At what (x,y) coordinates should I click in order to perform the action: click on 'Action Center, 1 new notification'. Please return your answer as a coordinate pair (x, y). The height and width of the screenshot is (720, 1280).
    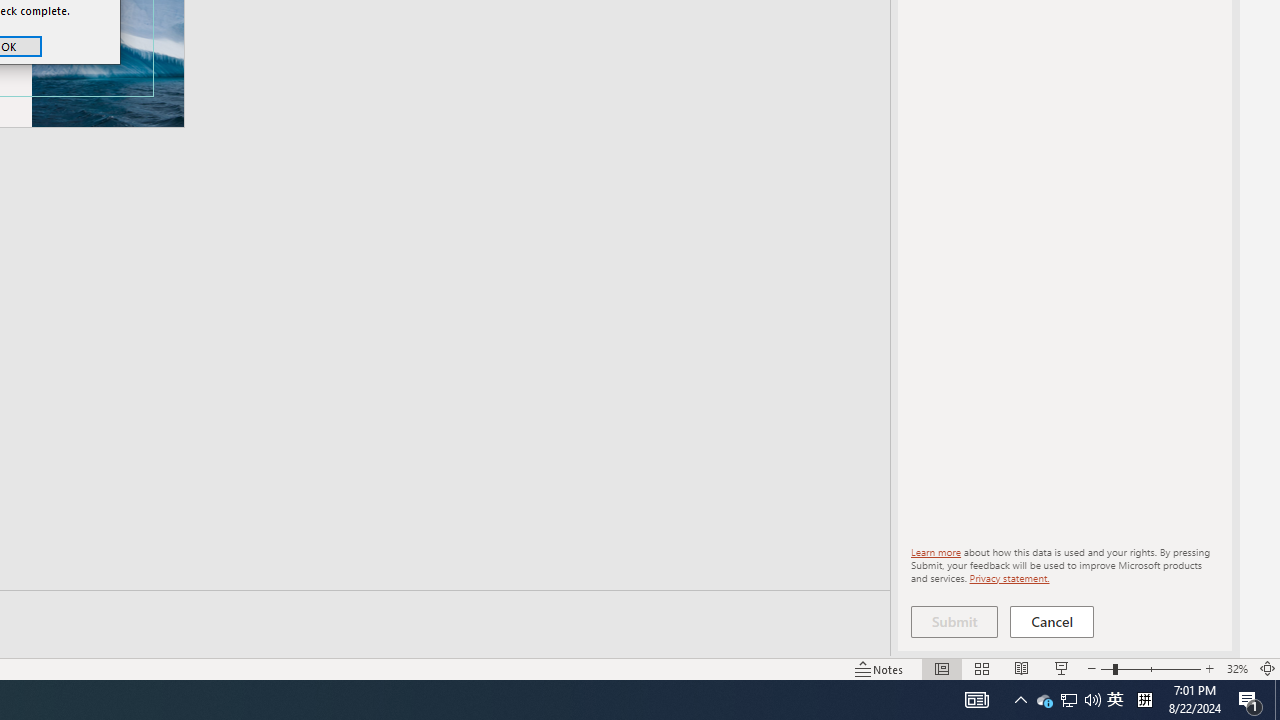
    Looking at the image, I should click on (1250, 698).